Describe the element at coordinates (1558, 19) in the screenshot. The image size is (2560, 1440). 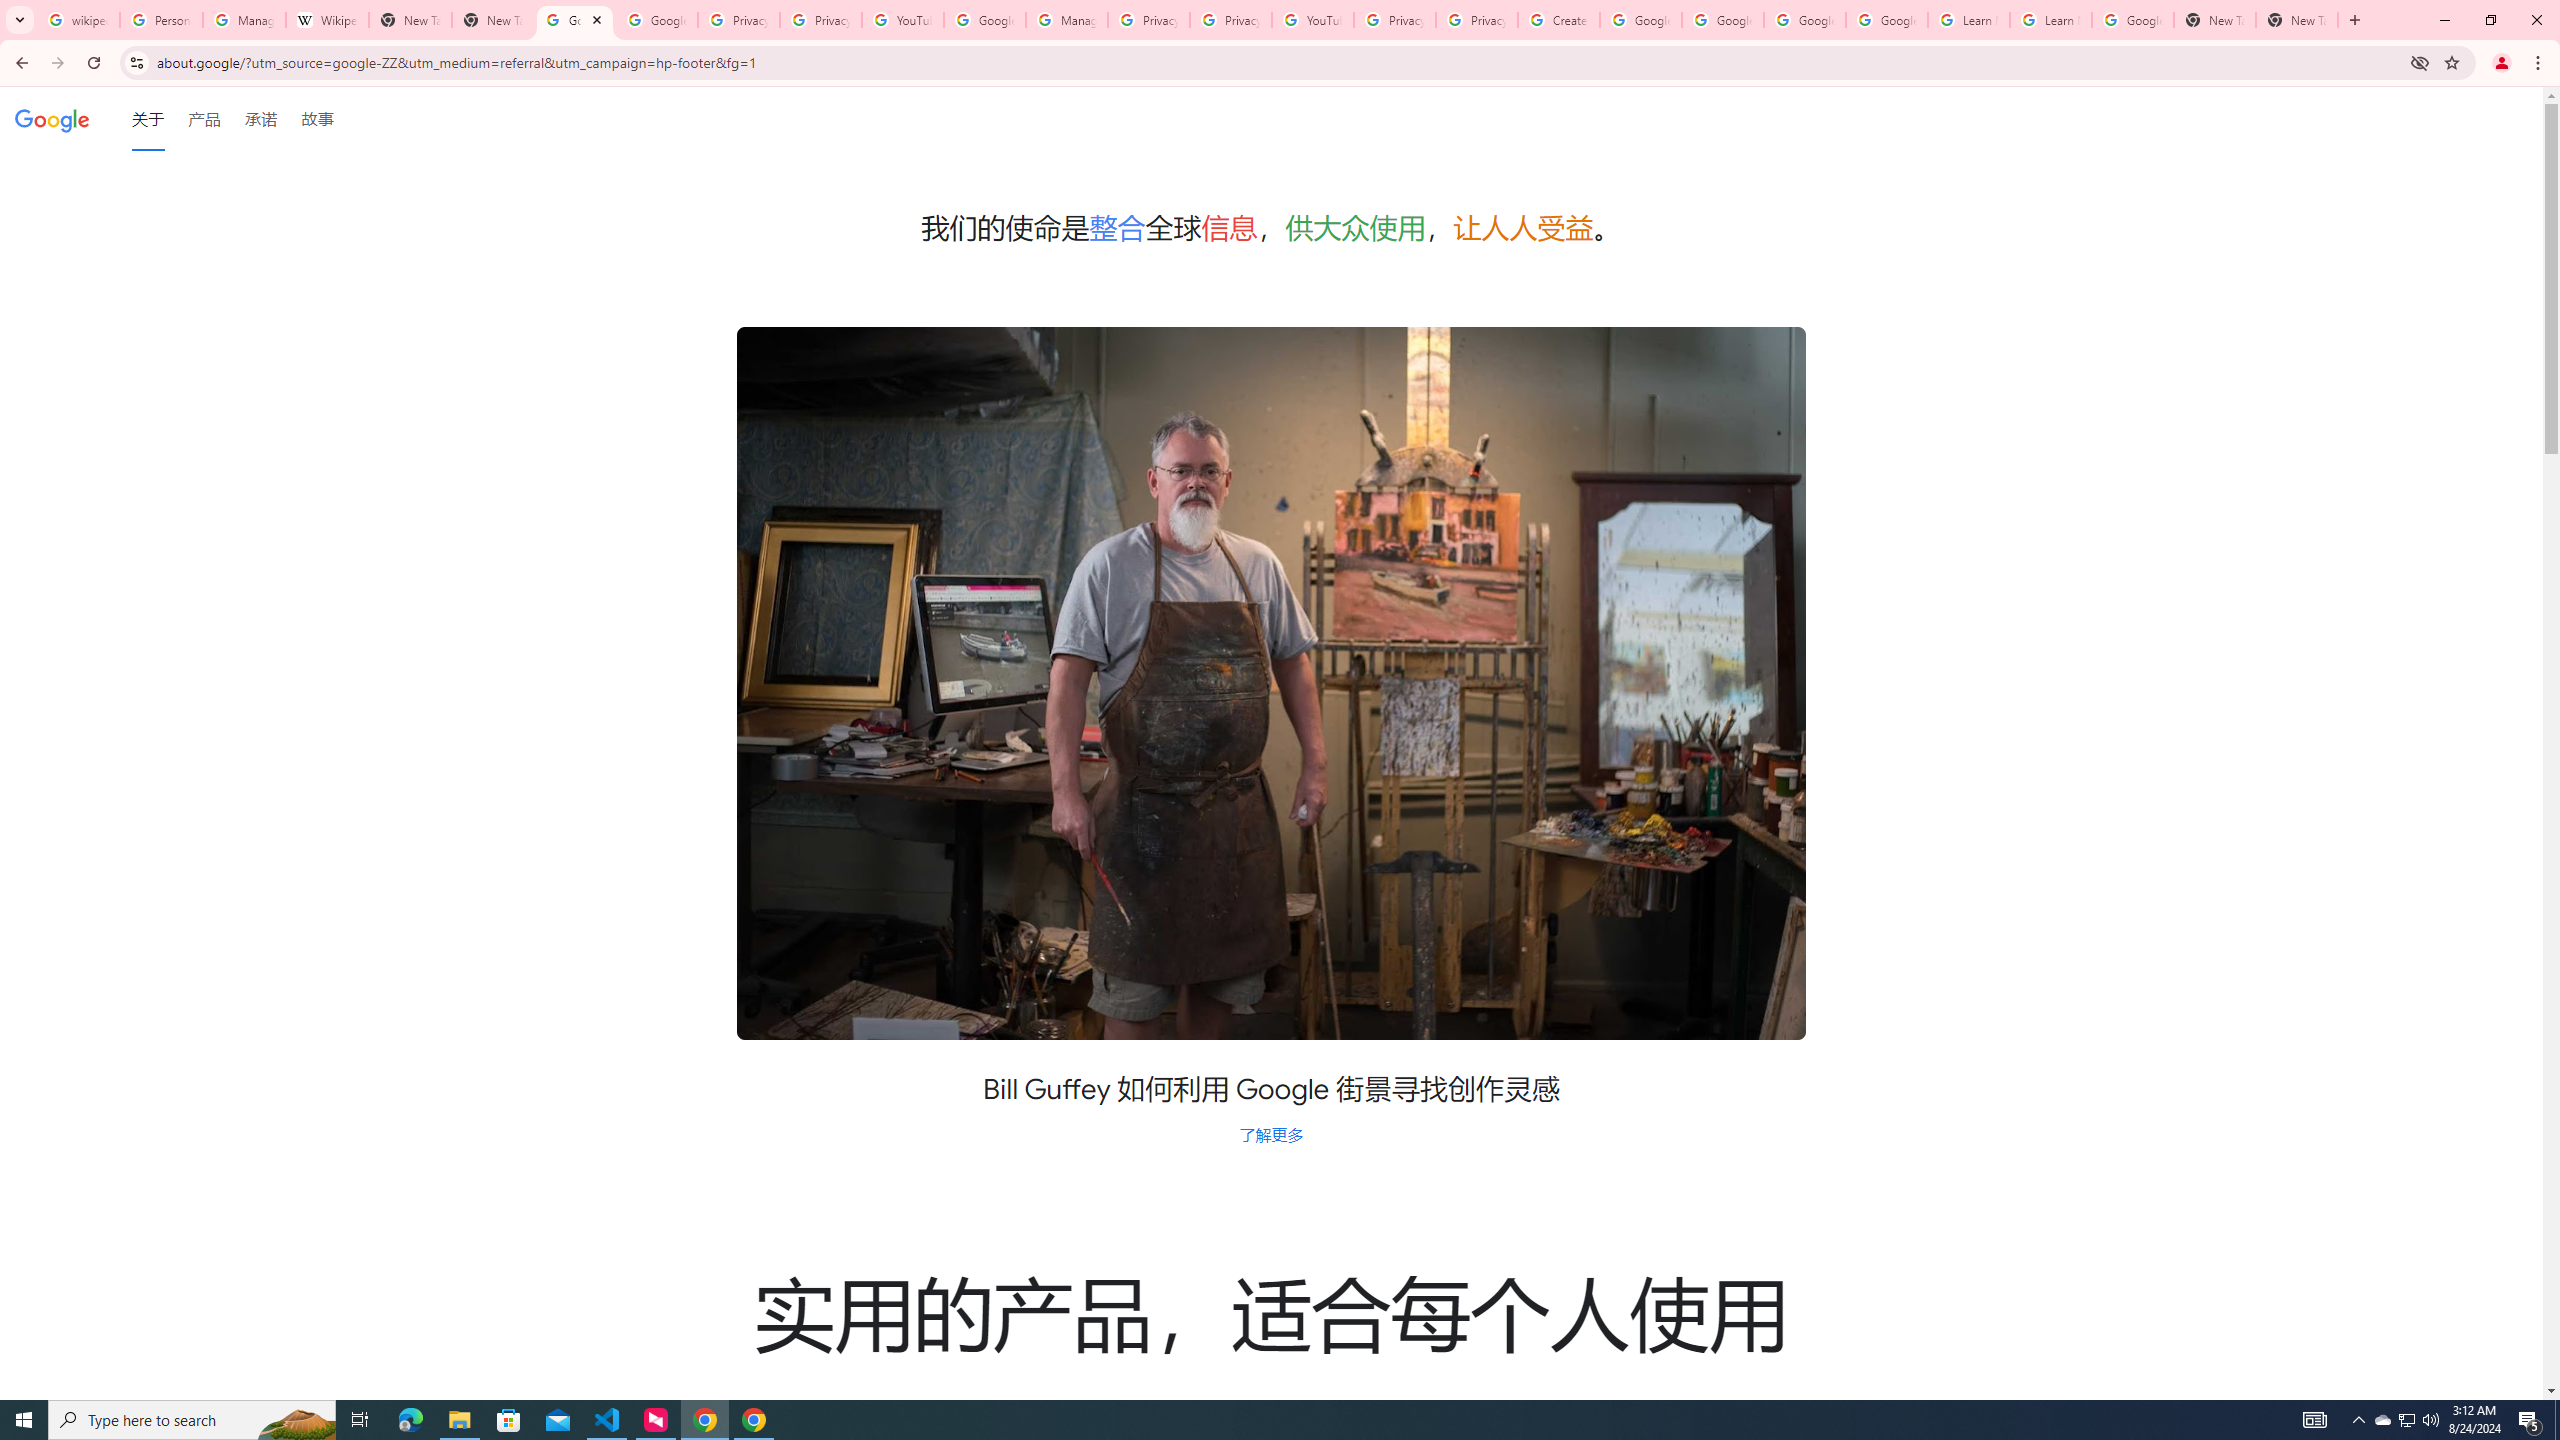
I see `'Create your Google Account'` at that location.